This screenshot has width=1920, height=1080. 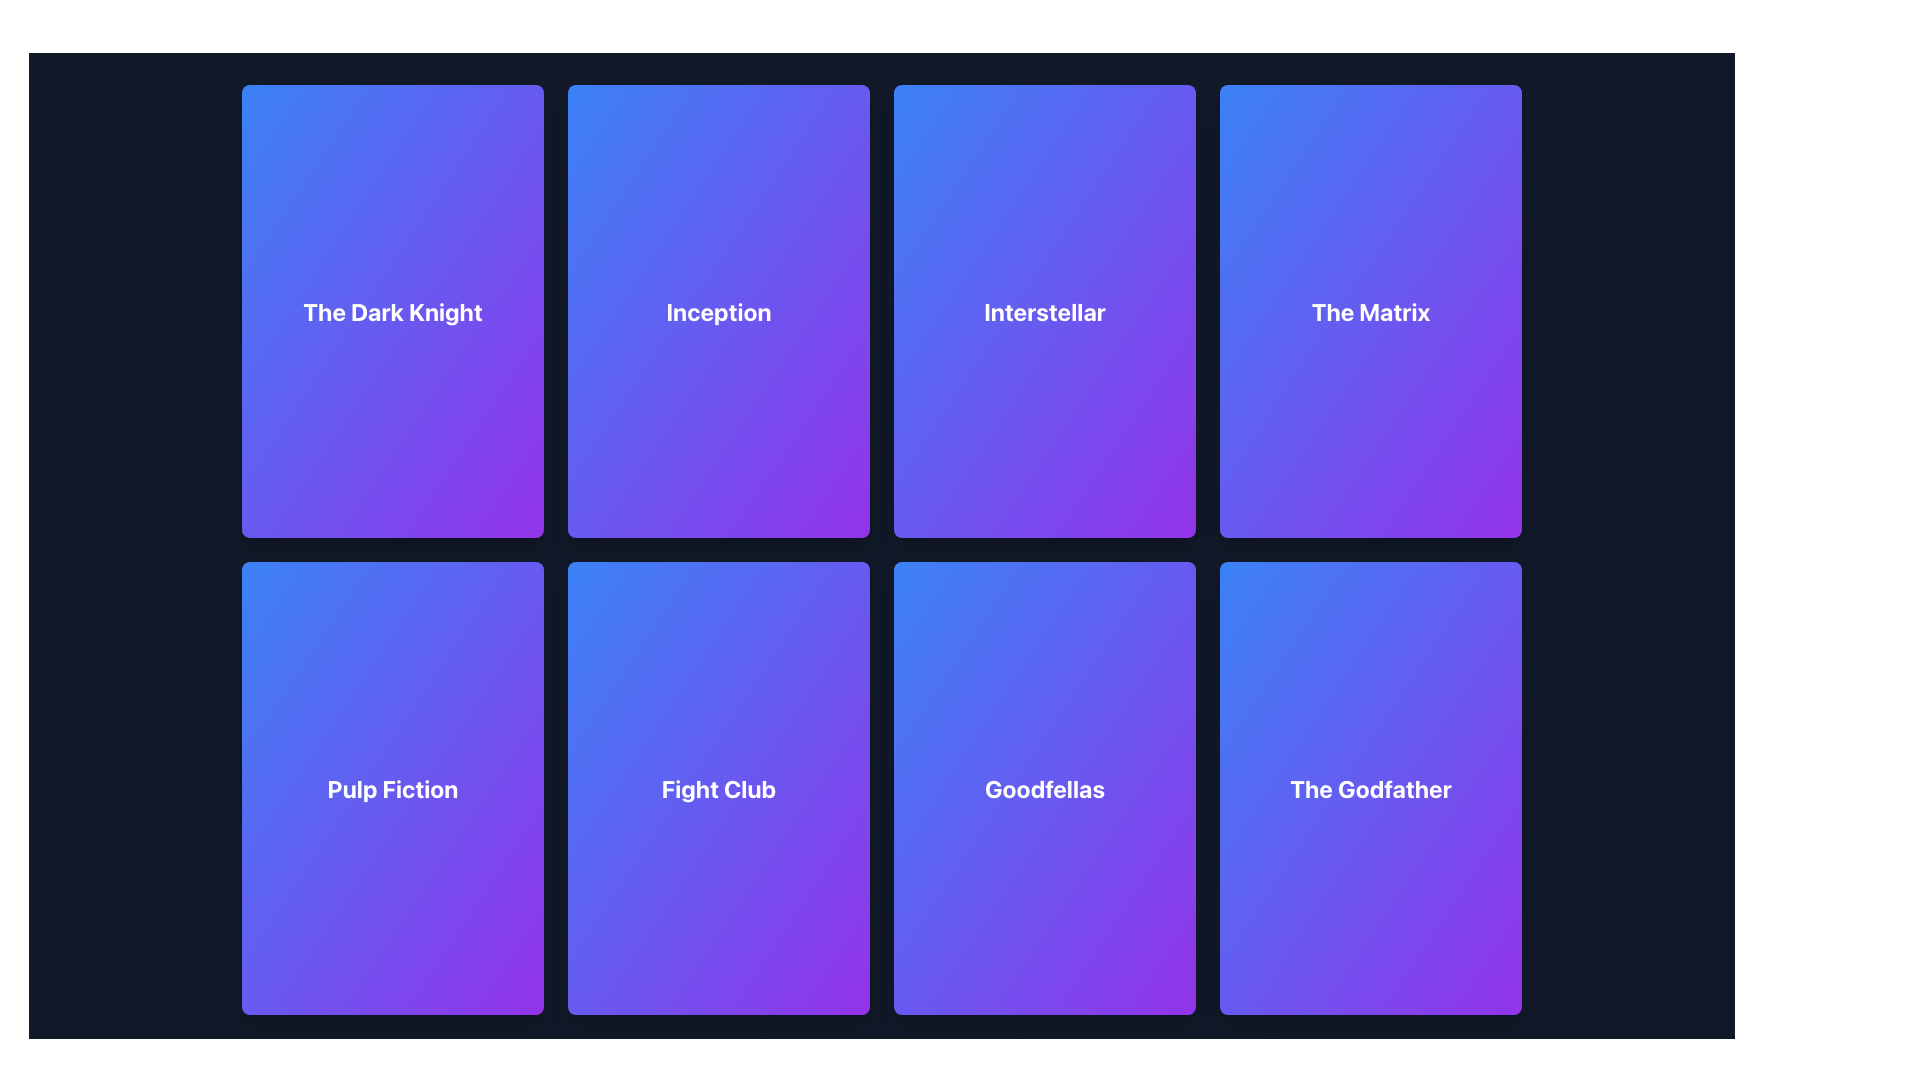 I want to click on the bold text 'Interstellar' displayed in white, so click(x=1044, y=311).